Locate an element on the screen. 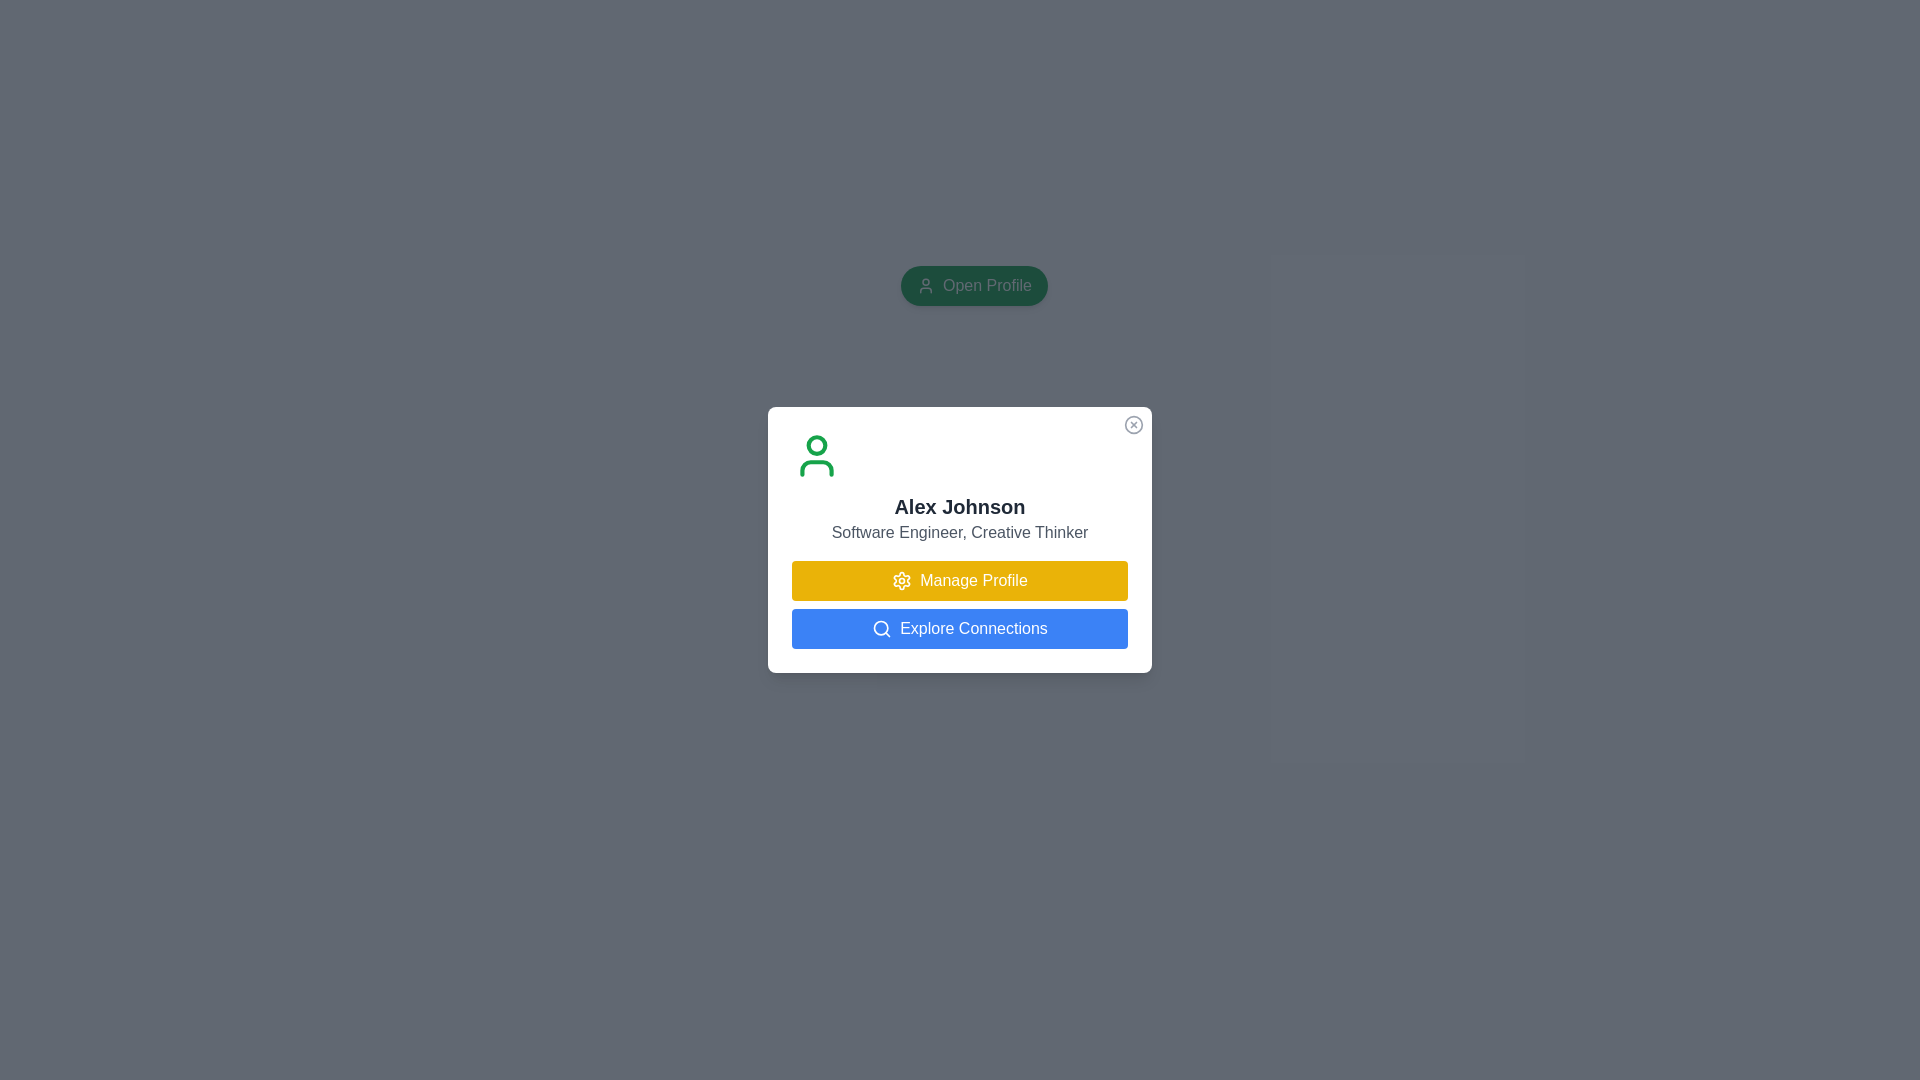 This screenshot has width=1920, height=1080. header text label indicating the name of the individual profiled in the card, which is located below the user icon and above the subtitle 'Software Engineer, Creative Thinker' is located at coordinates (960, 505).